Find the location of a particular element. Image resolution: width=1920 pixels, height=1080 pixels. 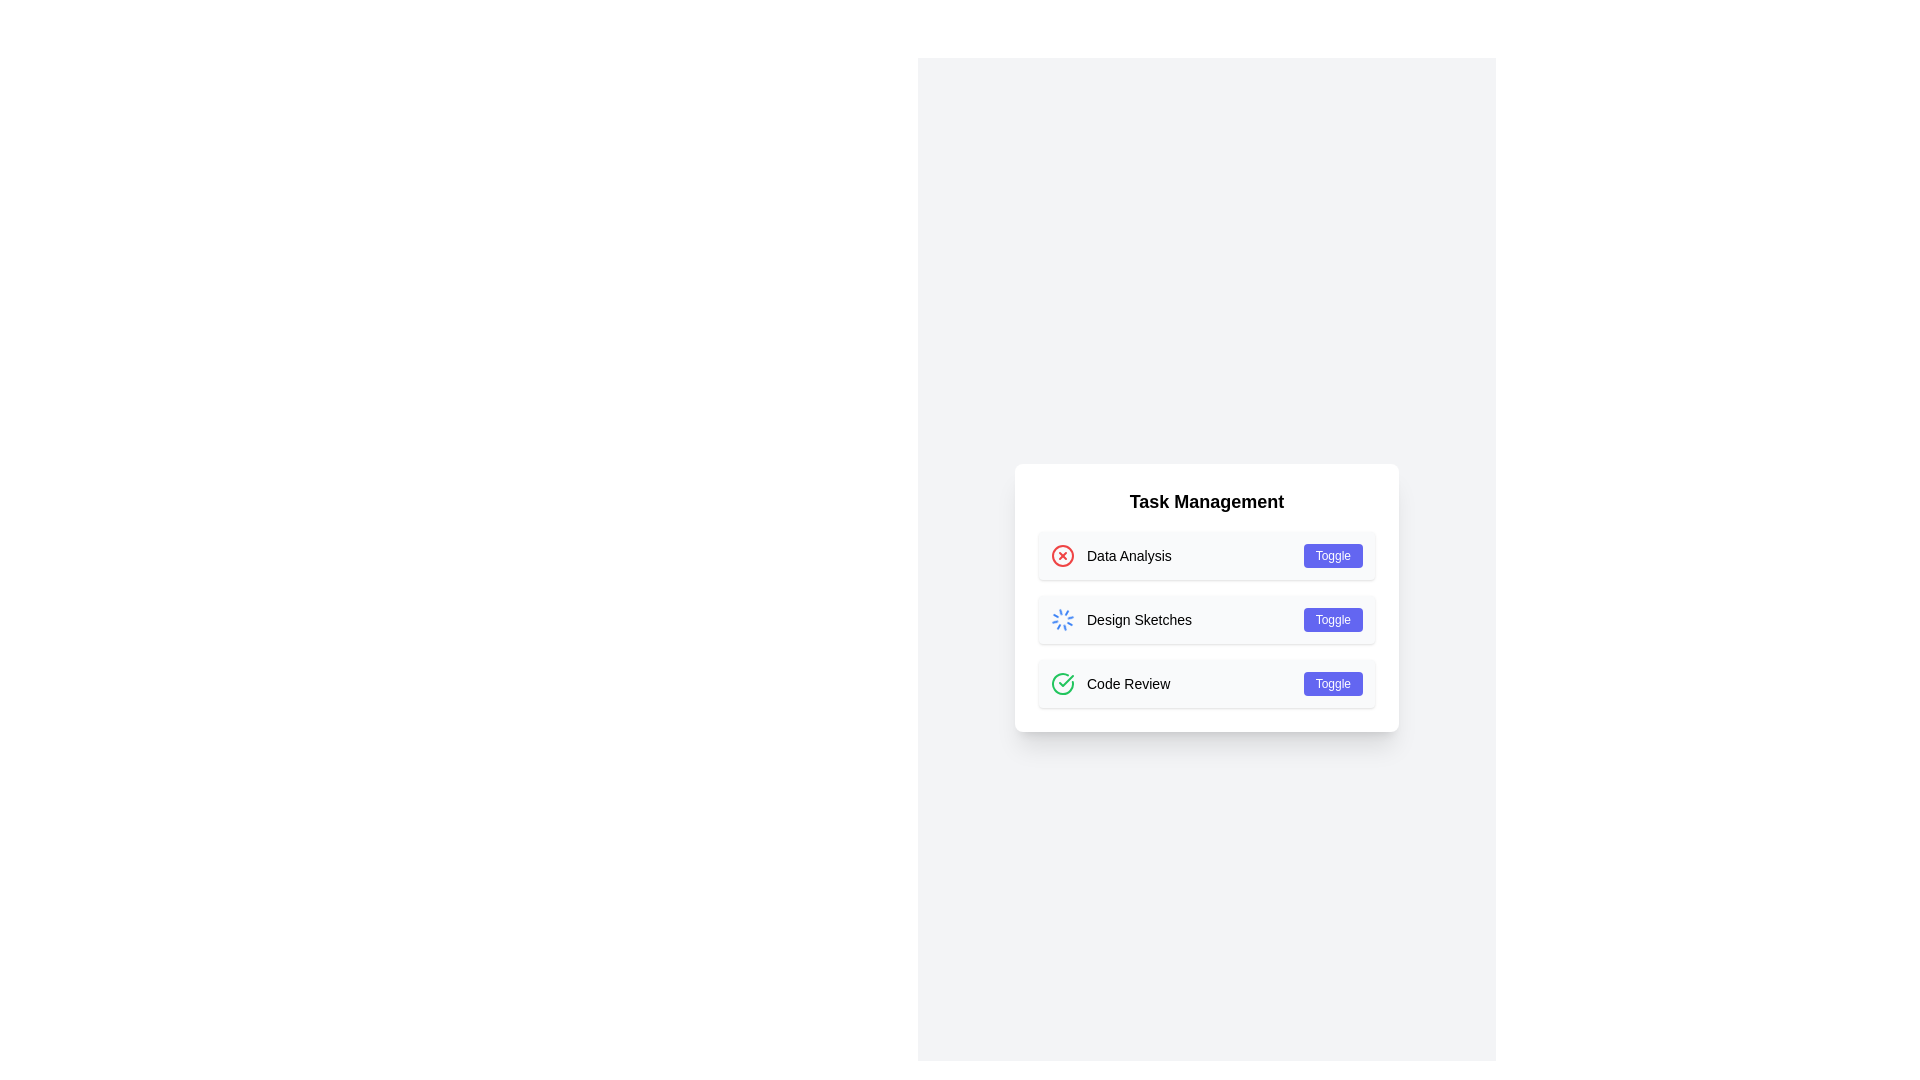

the 'Data Analysis' action item at the top of the list is located at coordinates (1205, 555).